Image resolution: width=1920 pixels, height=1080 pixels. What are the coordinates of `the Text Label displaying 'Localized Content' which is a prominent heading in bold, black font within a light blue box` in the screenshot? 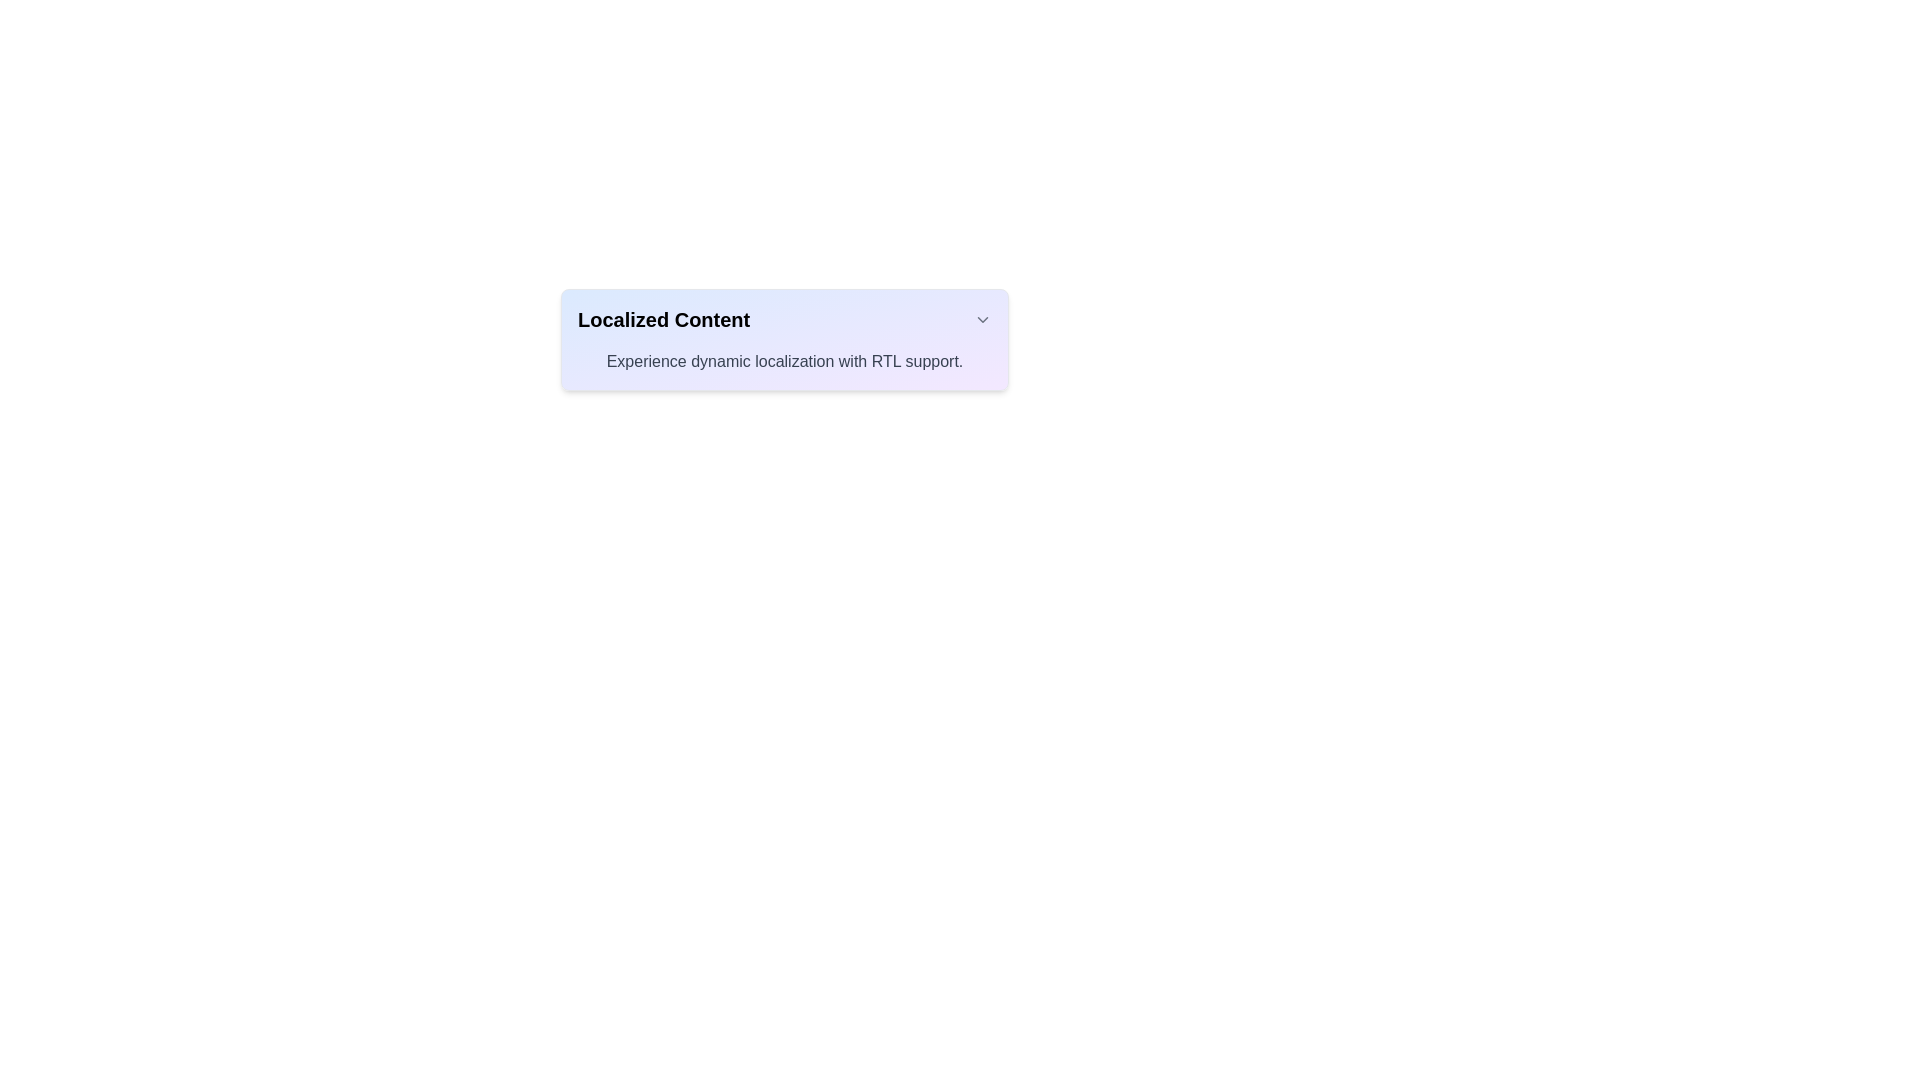 It's located at (664, 319).